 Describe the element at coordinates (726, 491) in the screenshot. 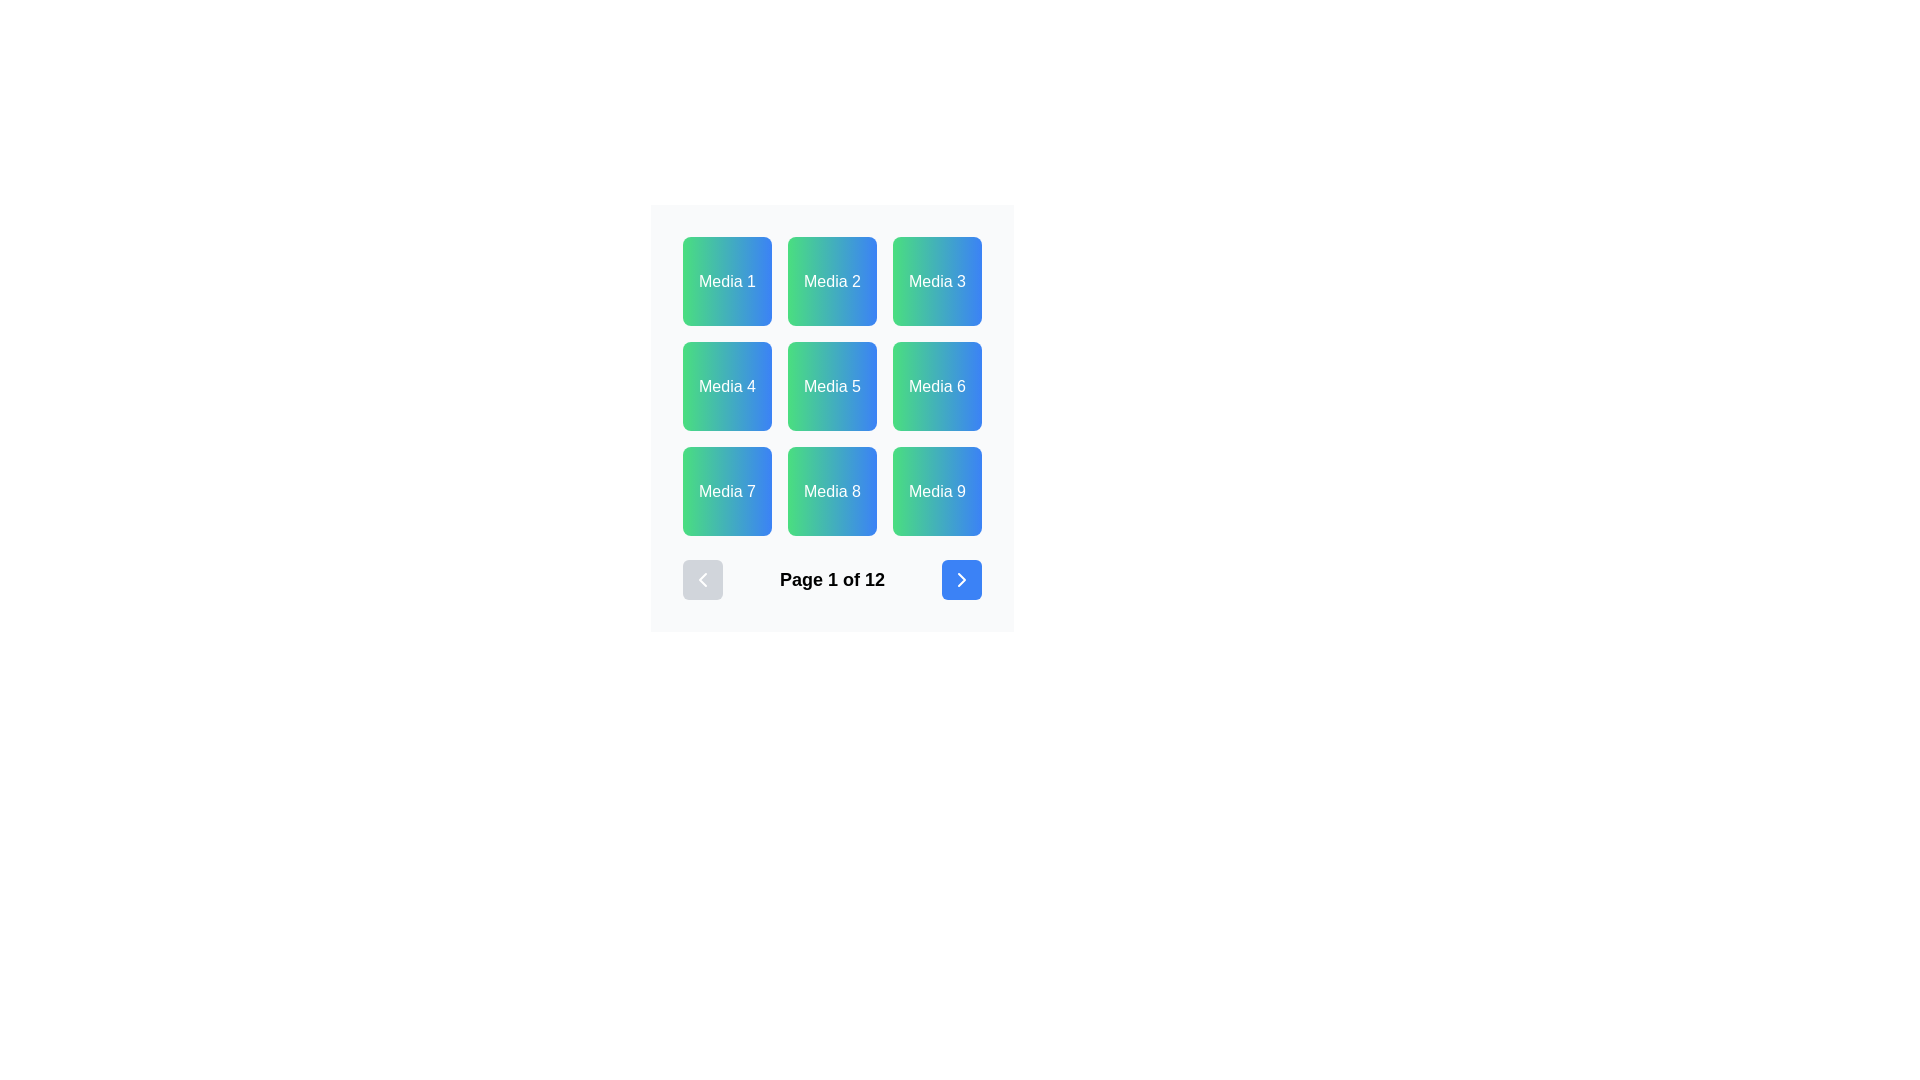

I see `the button labeled 'Media 7' located in the bottom-left corner of a 3x3 grid layout to trigger any hover effects` at that location.